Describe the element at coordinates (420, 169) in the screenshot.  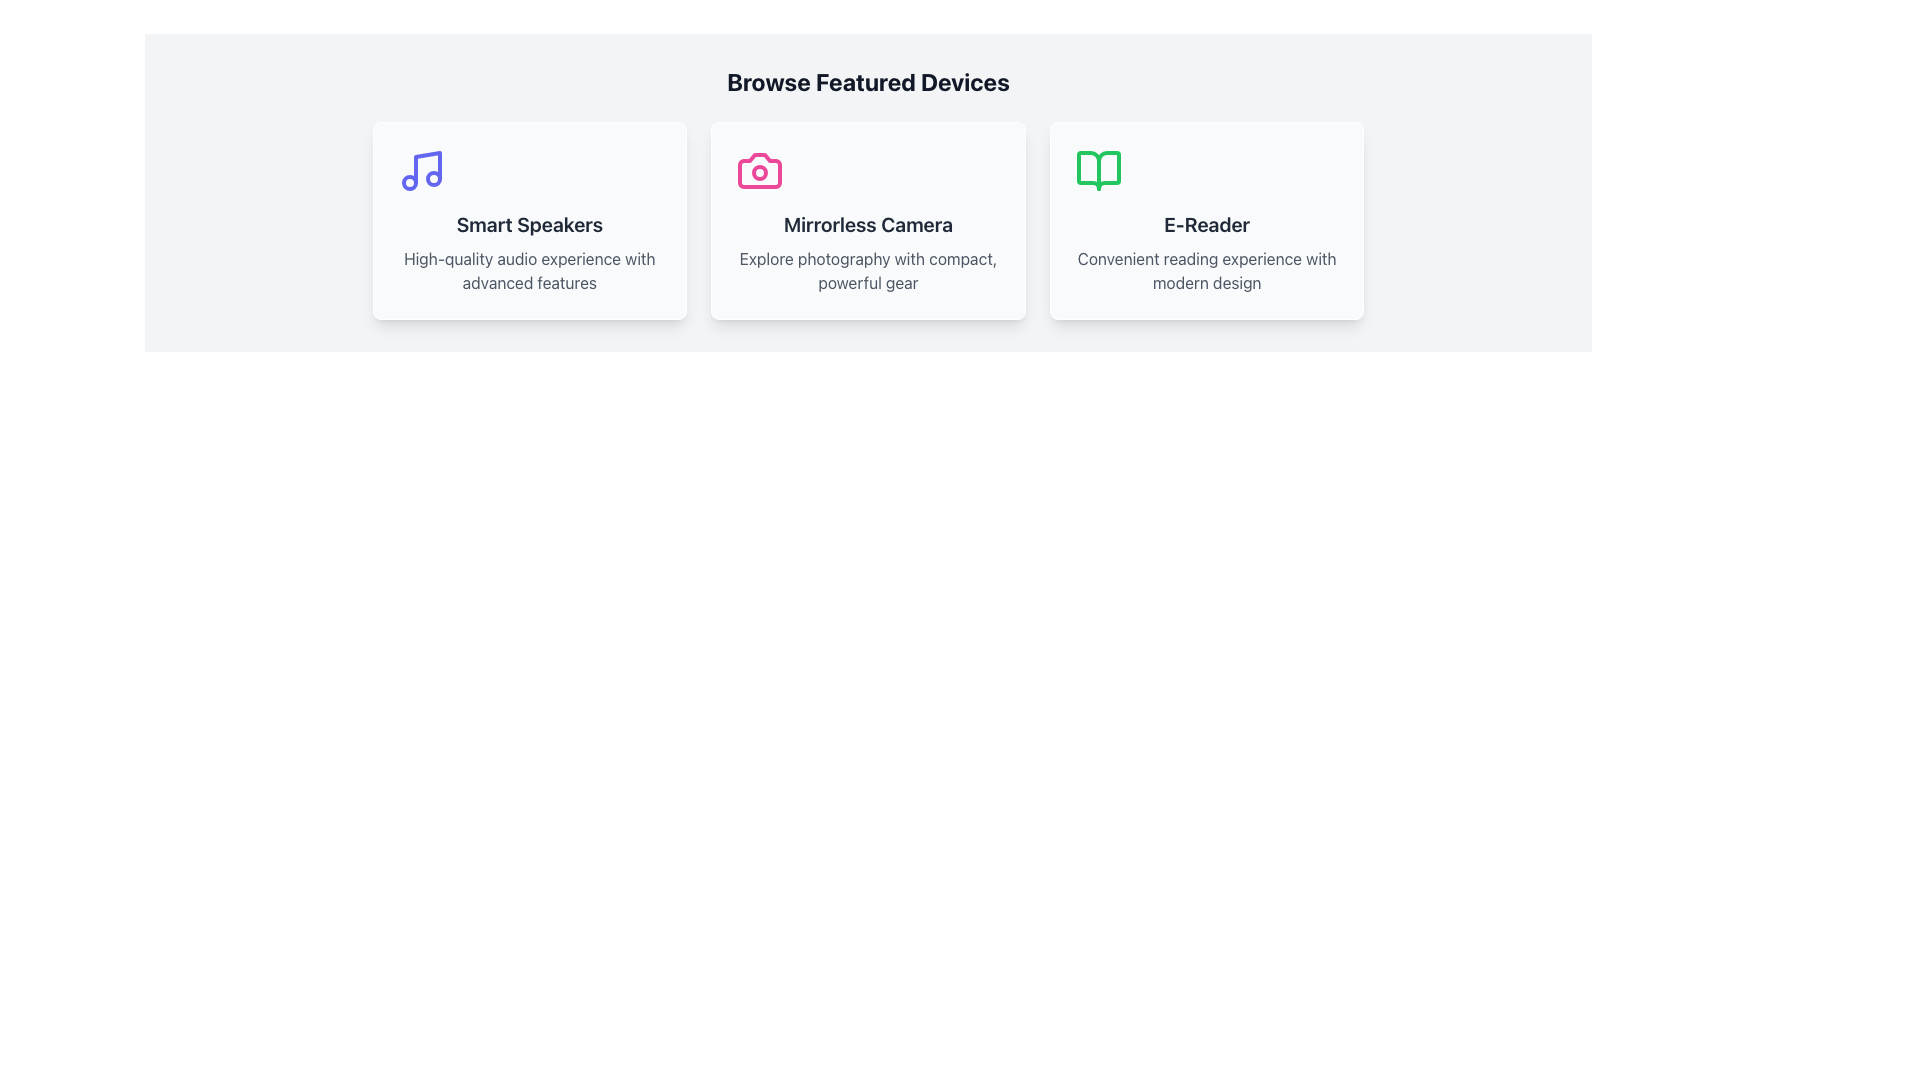
I see `the music icon with a violet outline located above the 'Smart Speakers' text in the 'Browse Featured Devices' section` at that location.